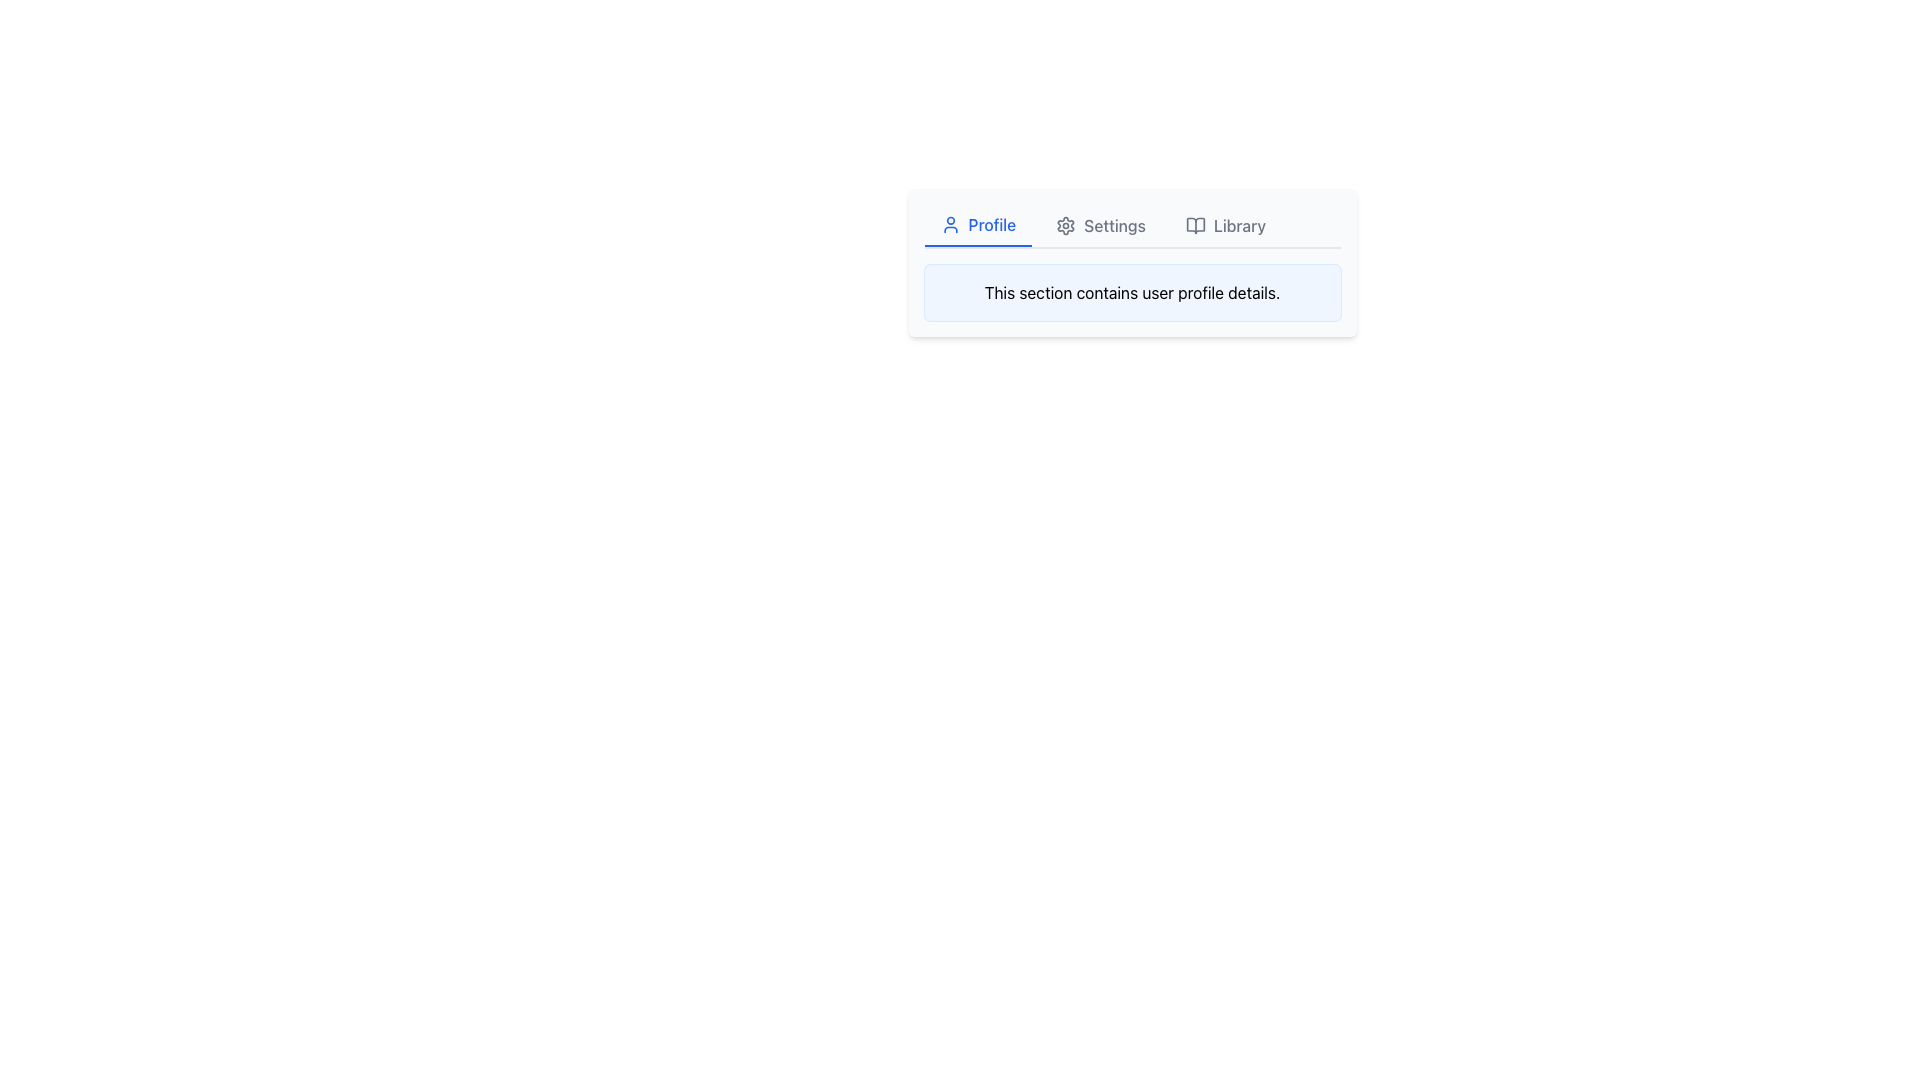  What do you see at coordinates (992, 224) in the screenshot?
I see `the 'Profile' text in the navigation bar` at bounding box center [992, 224].